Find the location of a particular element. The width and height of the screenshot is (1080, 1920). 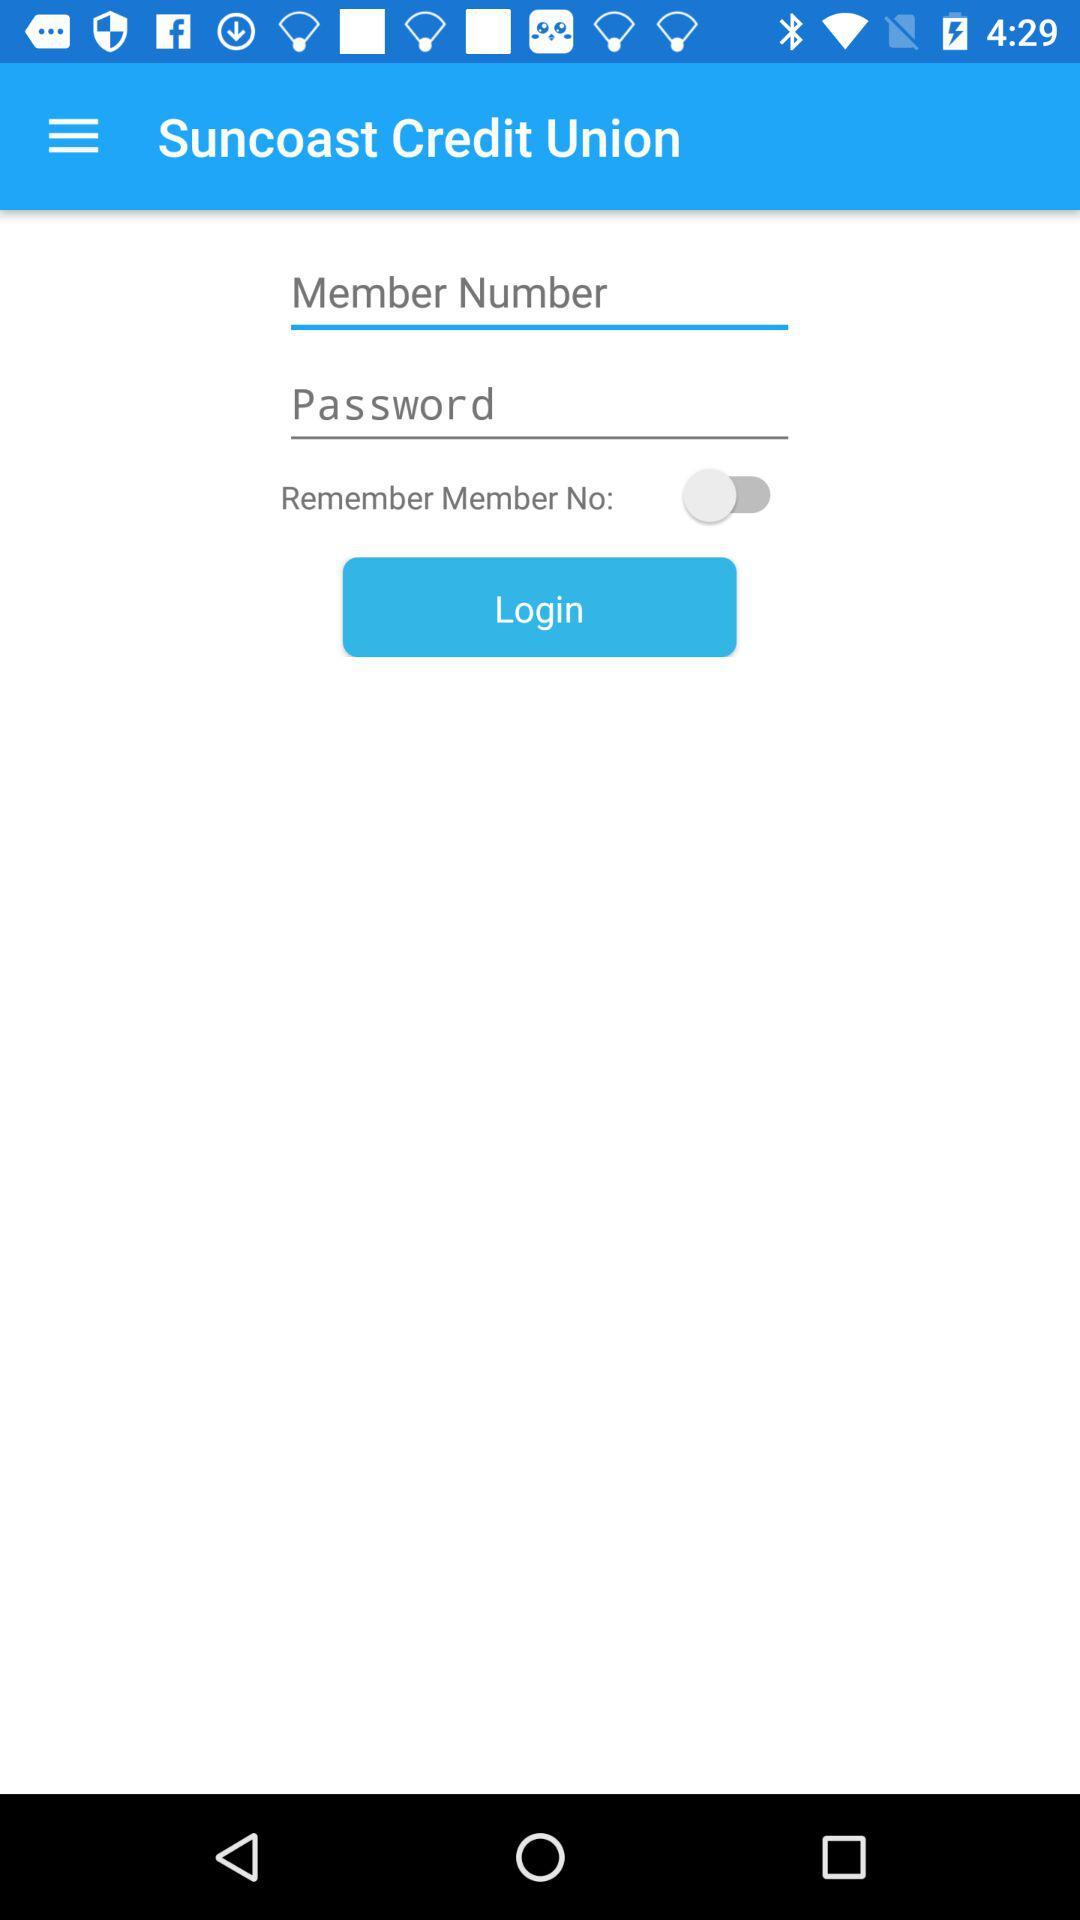

item next to remember member no: icon is located at coordinates (736, 495).